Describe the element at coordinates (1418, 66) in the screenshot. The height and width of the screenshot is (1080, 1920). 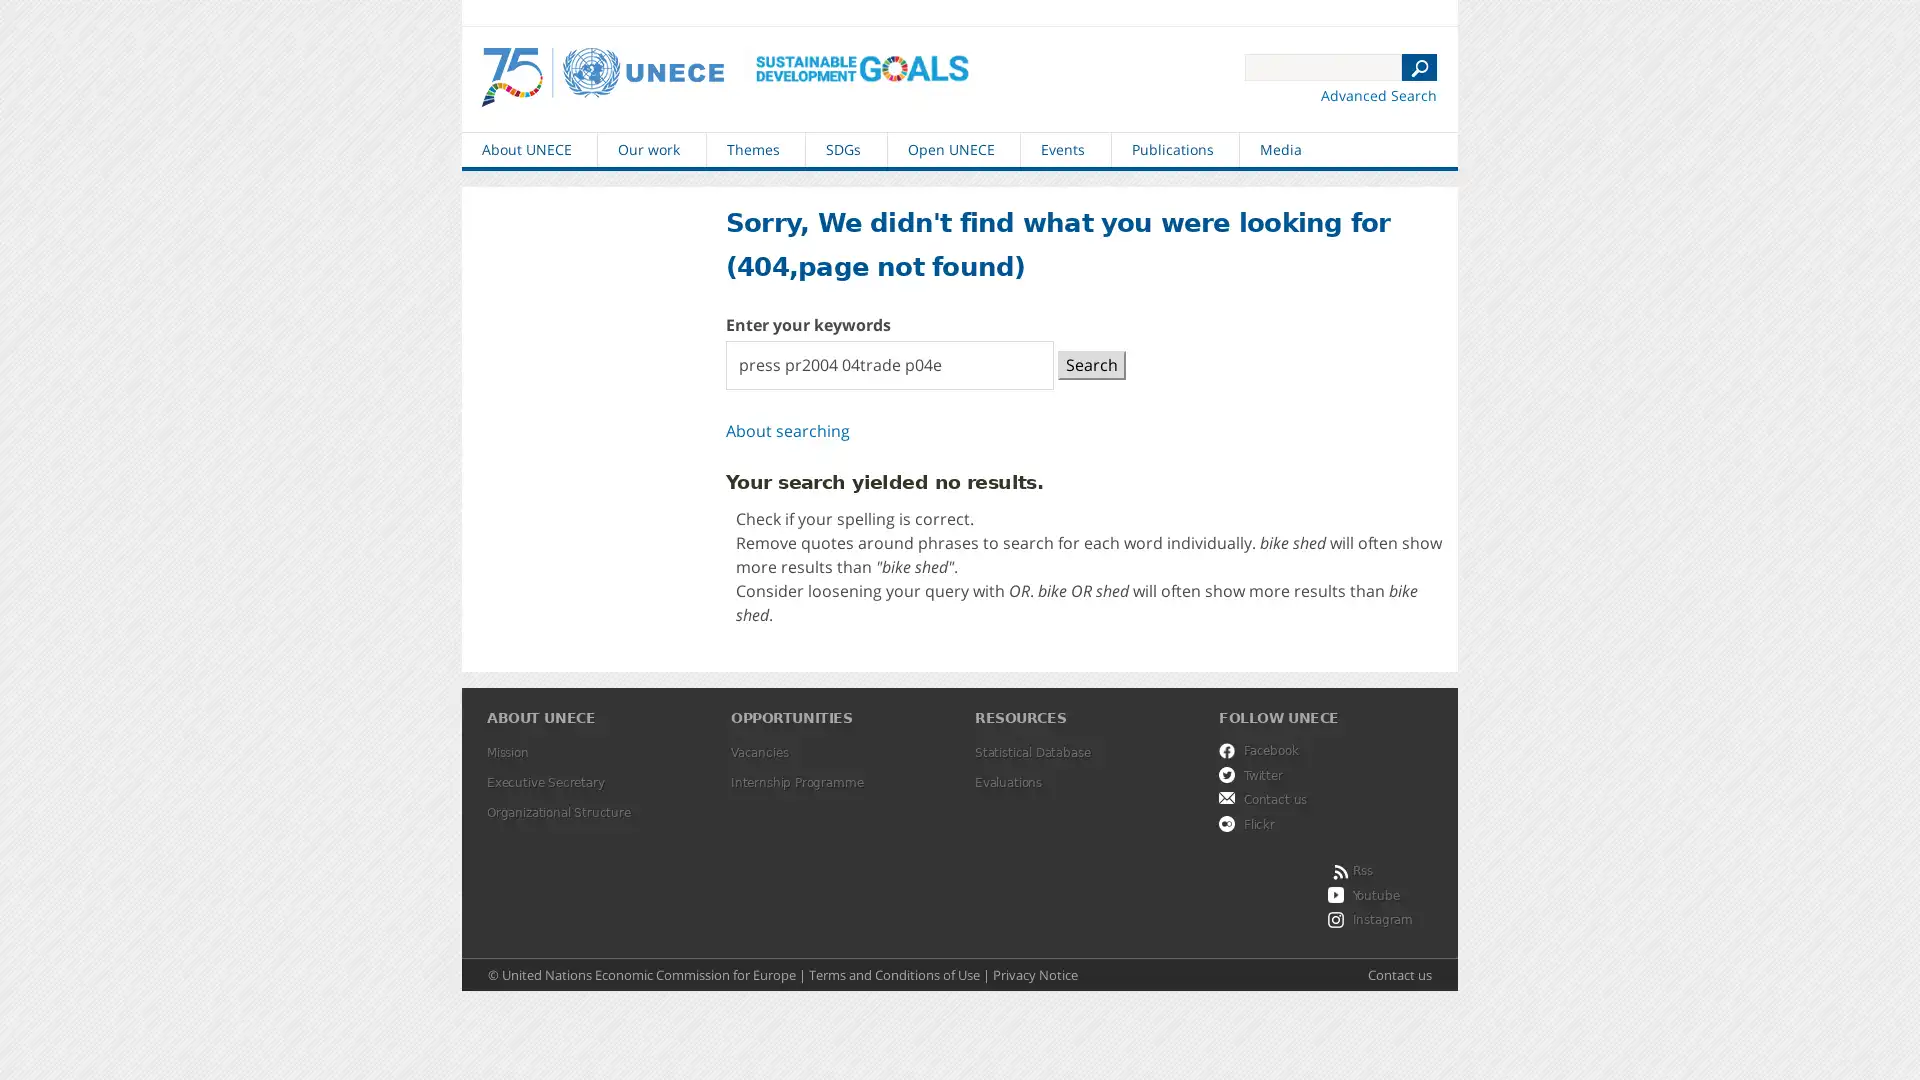
I see `N` at that location.